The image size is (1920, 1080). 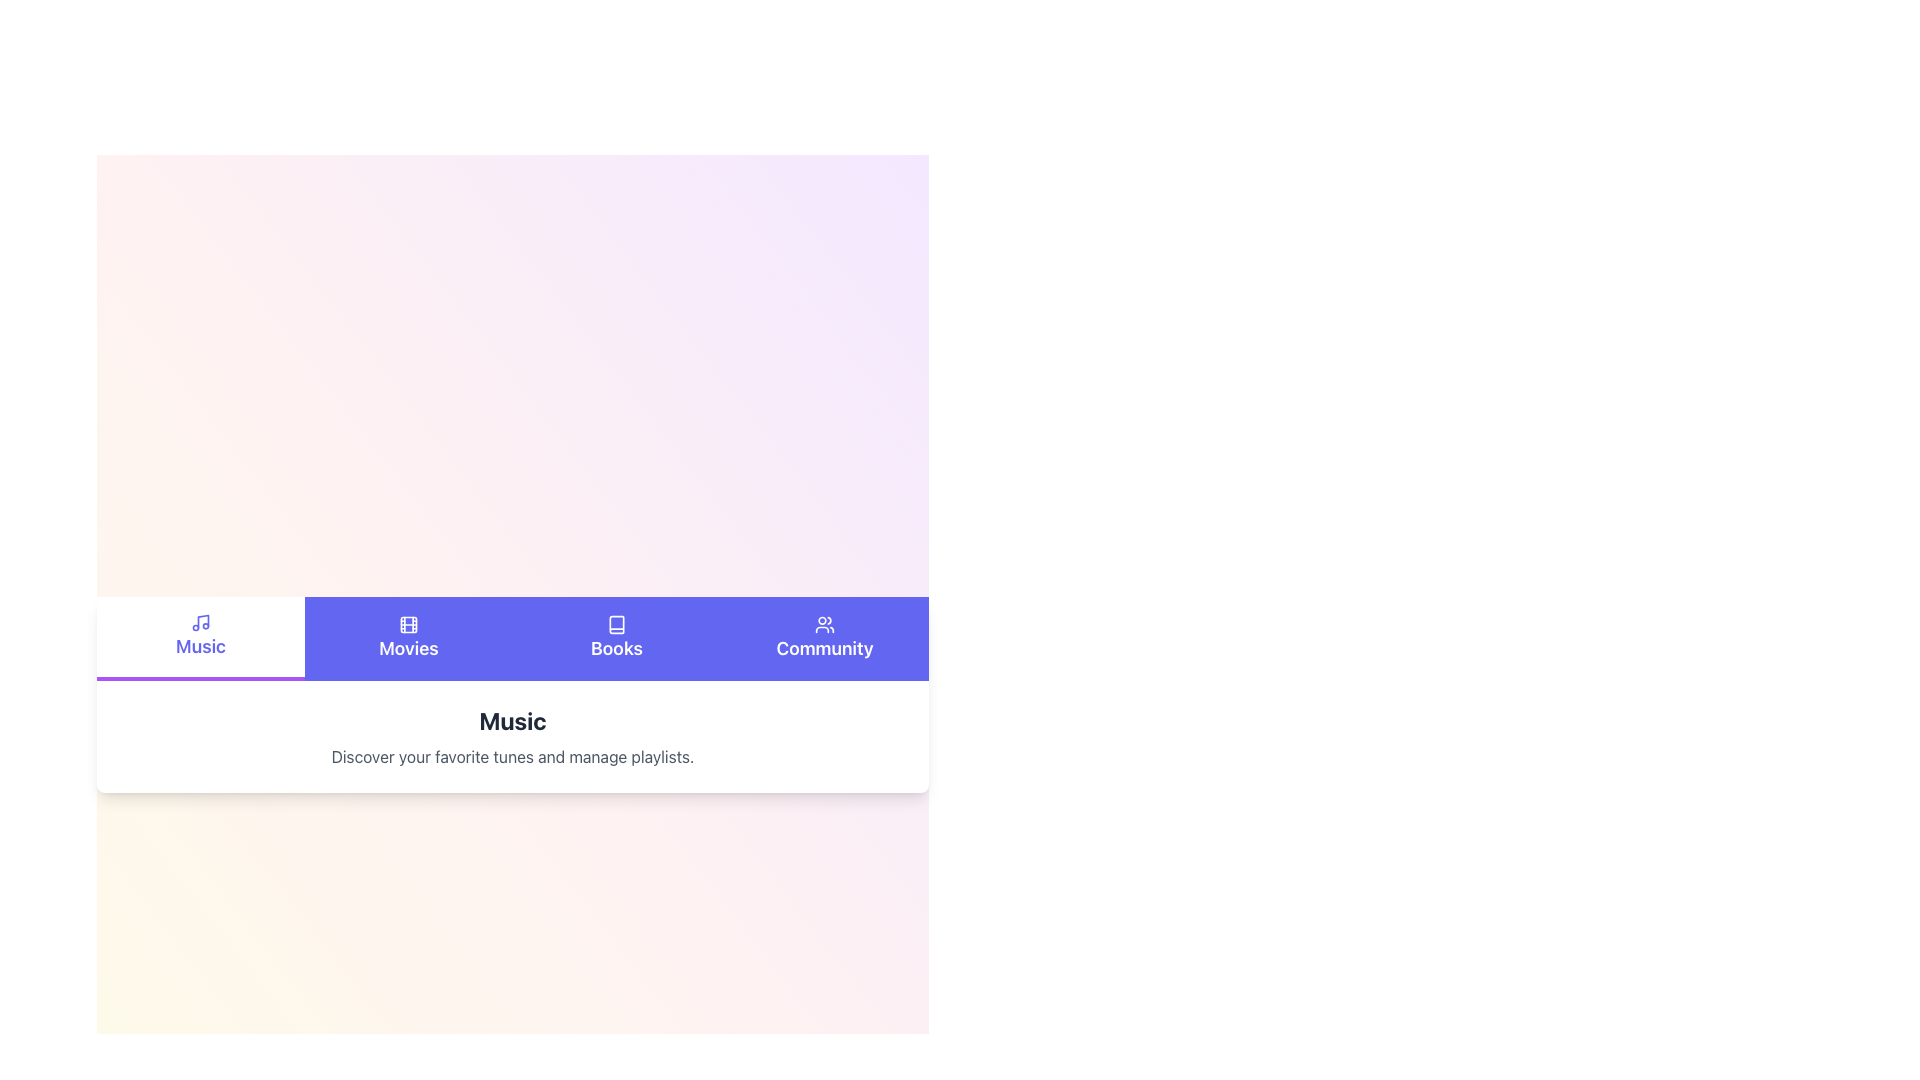 I want to click on the 'Music' text label located at the bottom of the navigation menu item, so click(x=201, y=647).